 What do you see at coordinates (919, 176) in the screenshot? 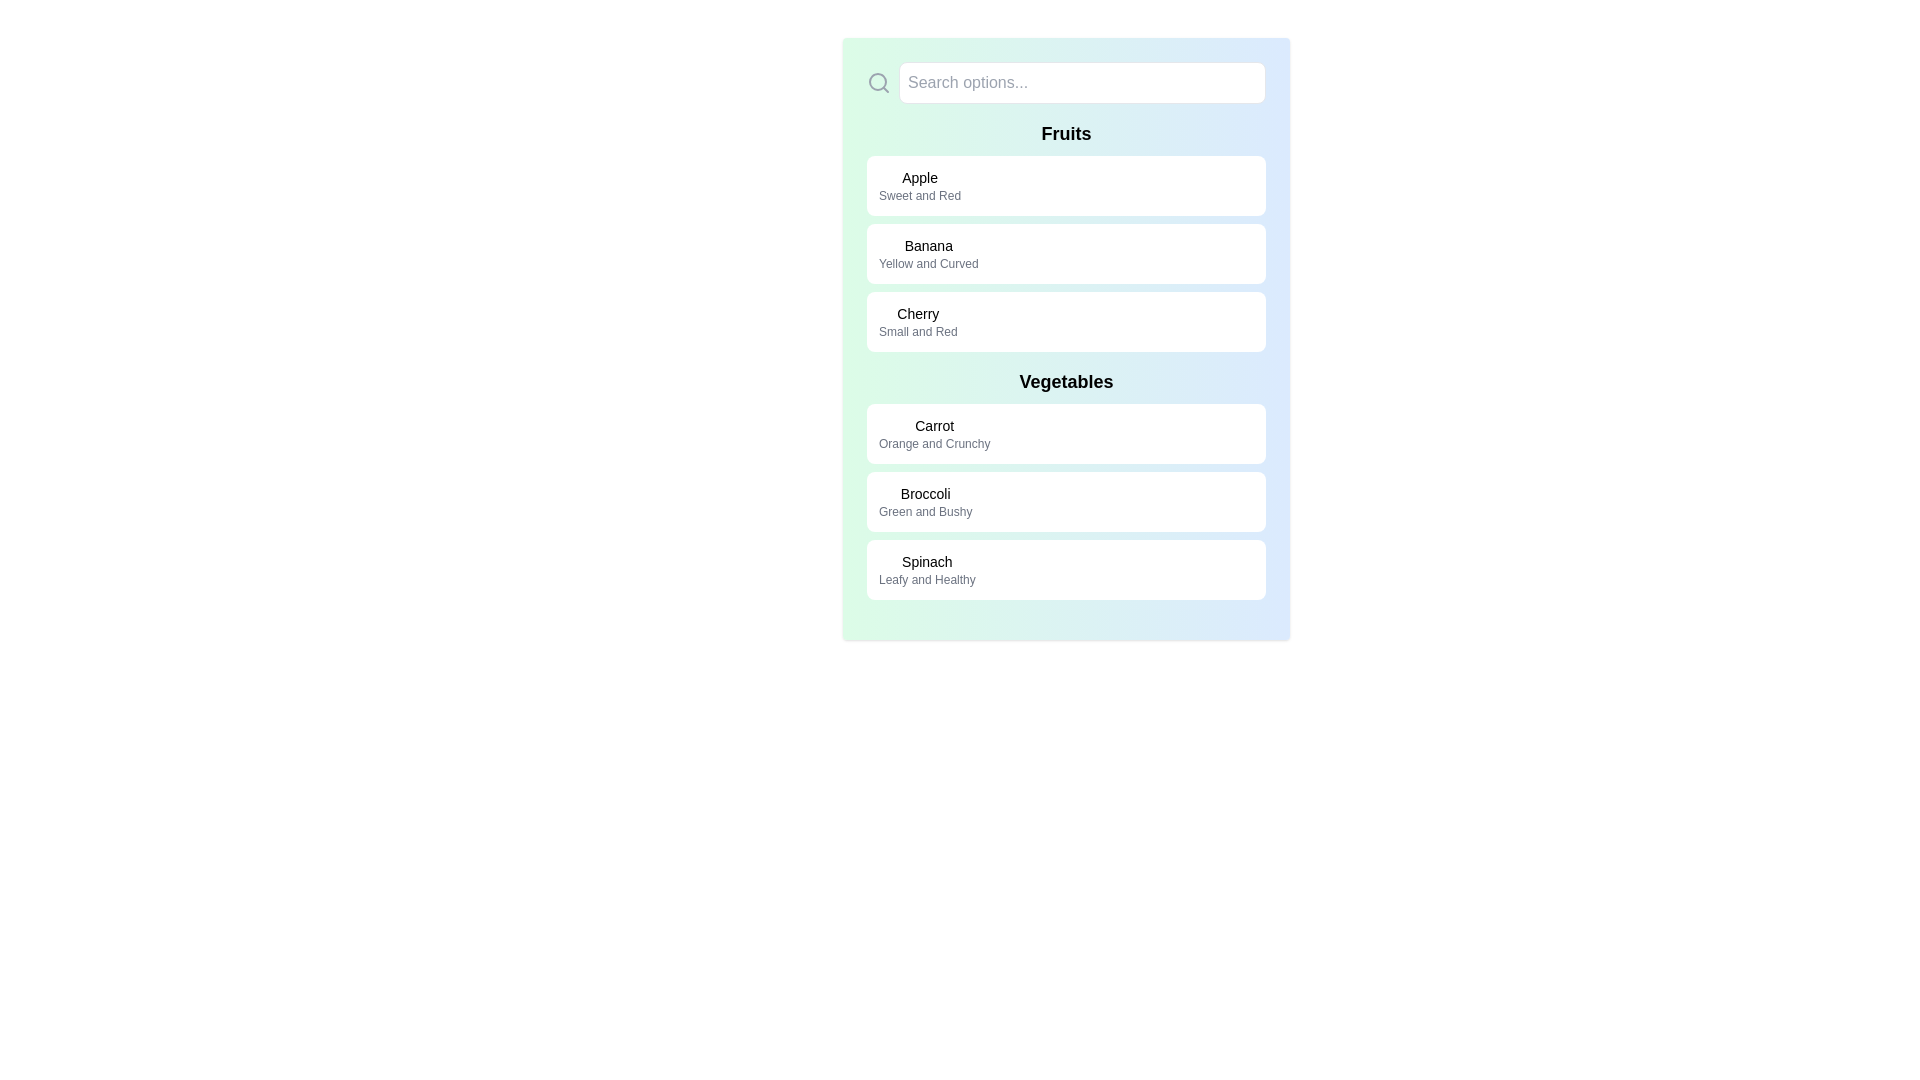
I see `the label element displaying the text 'Apple', which is styled in a medium font size and is bold, located at the top of the 'Fruits' section` at bounding box center [919, 176].